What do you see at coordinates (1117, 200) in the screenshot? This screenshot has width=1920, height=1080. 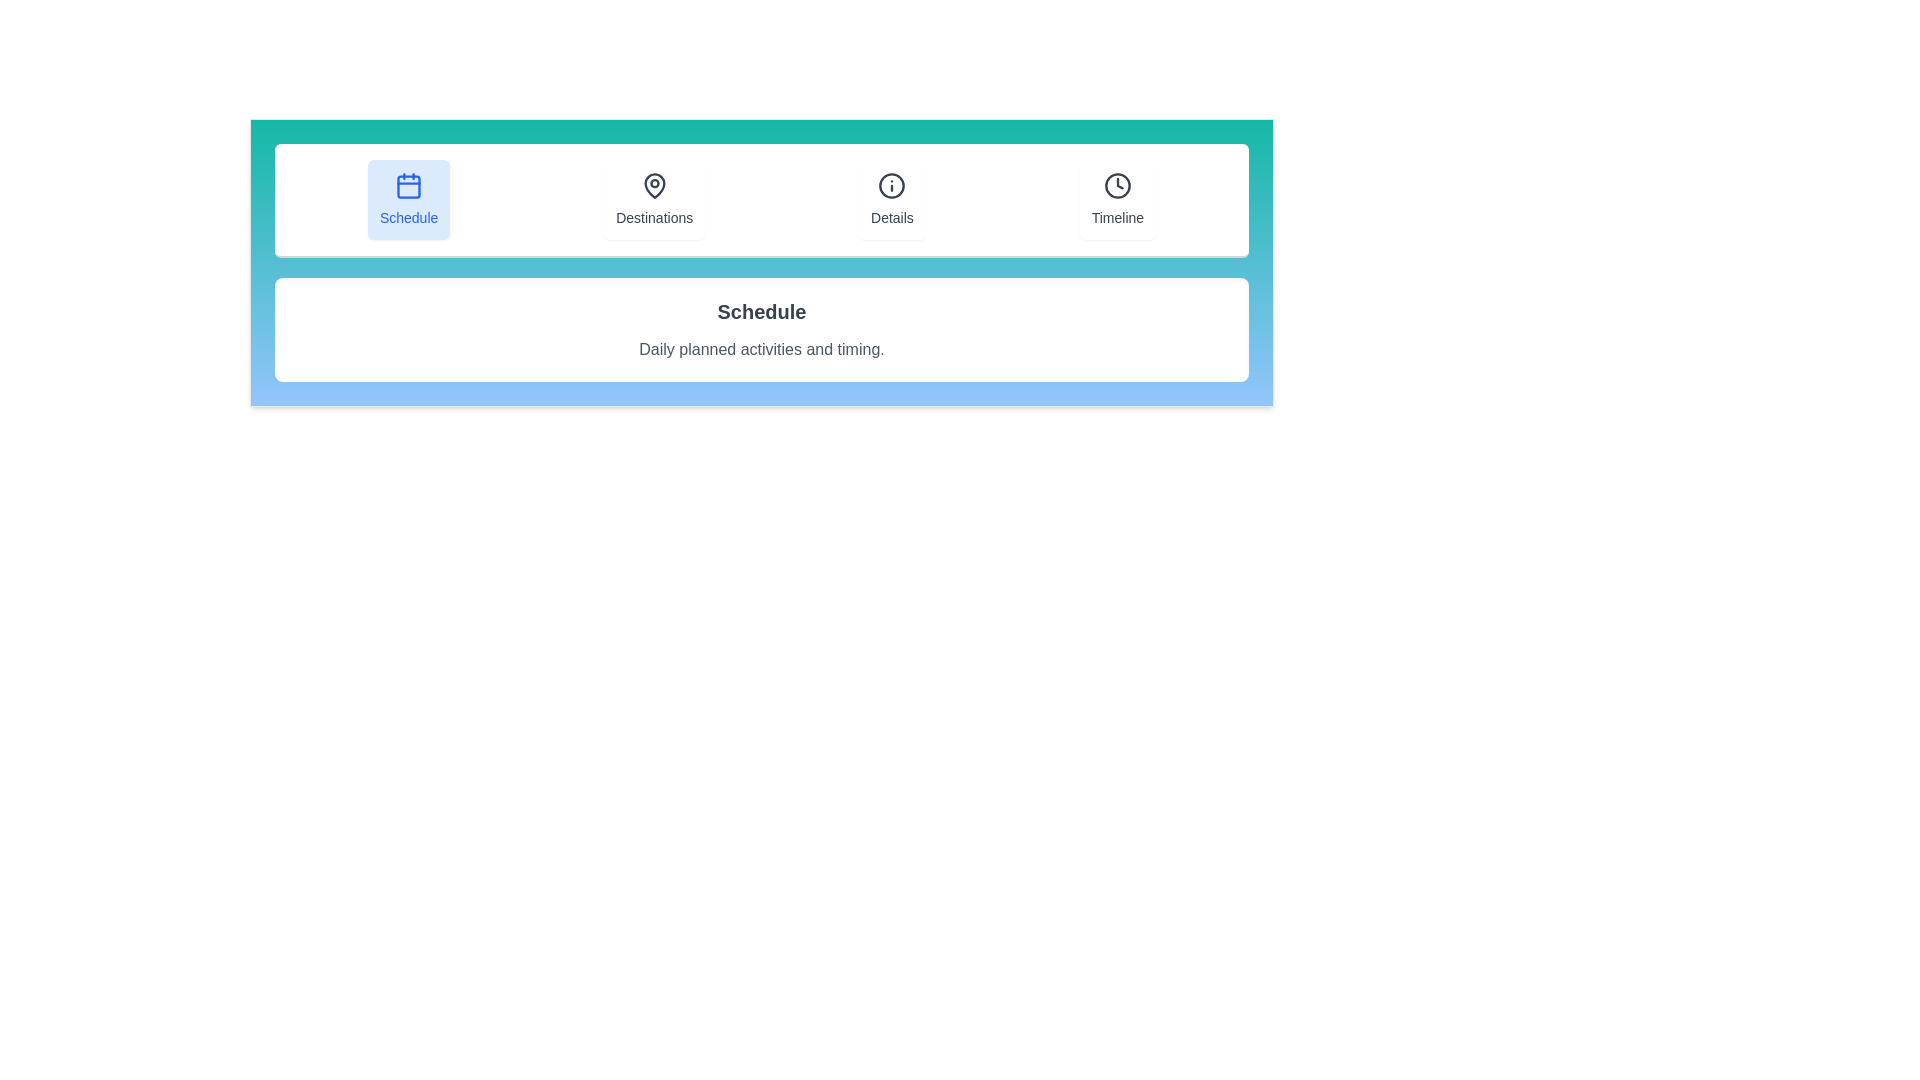 I see `the tab labeled Timeline` at bounding box center [1117, 200].